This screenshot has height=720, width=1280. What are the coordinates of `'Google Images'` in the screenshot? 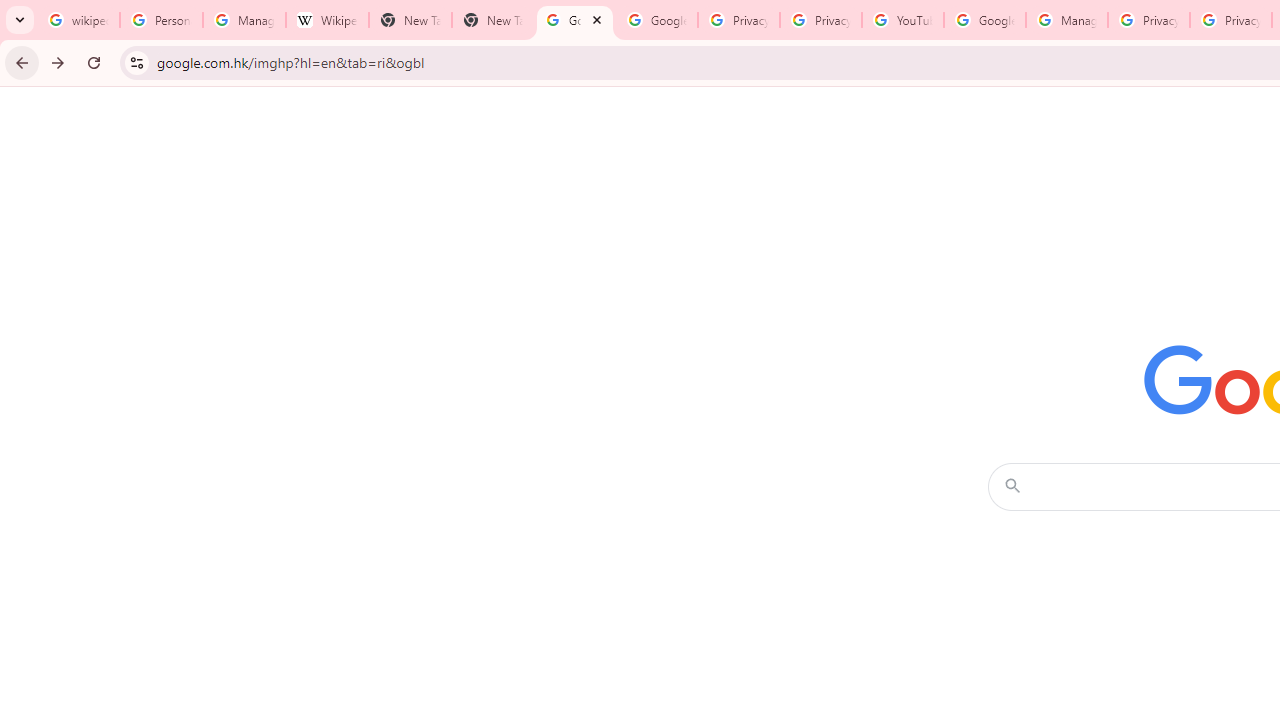 It's located at (573, 20).